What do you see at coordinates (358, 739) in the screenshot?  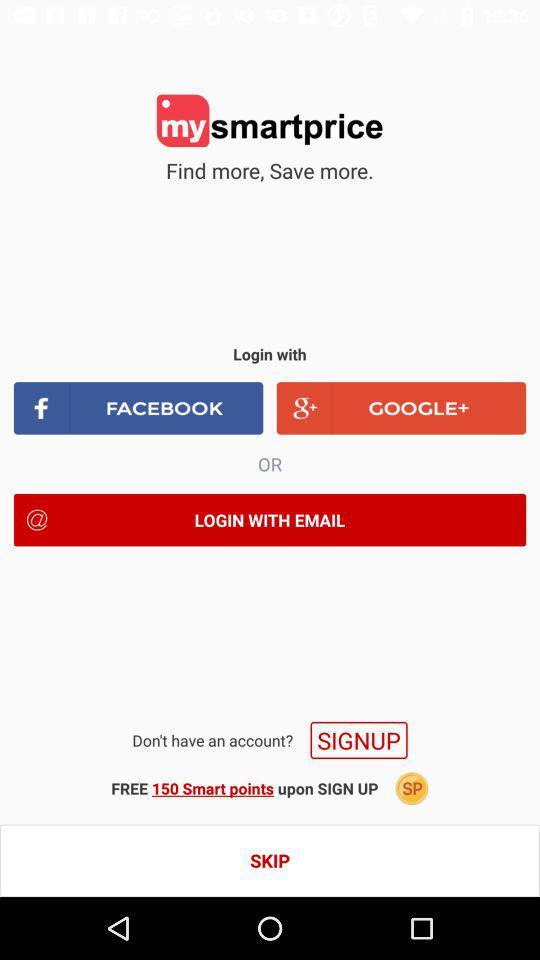 I see `item below the login with email item` at bounding box center [358, 739].